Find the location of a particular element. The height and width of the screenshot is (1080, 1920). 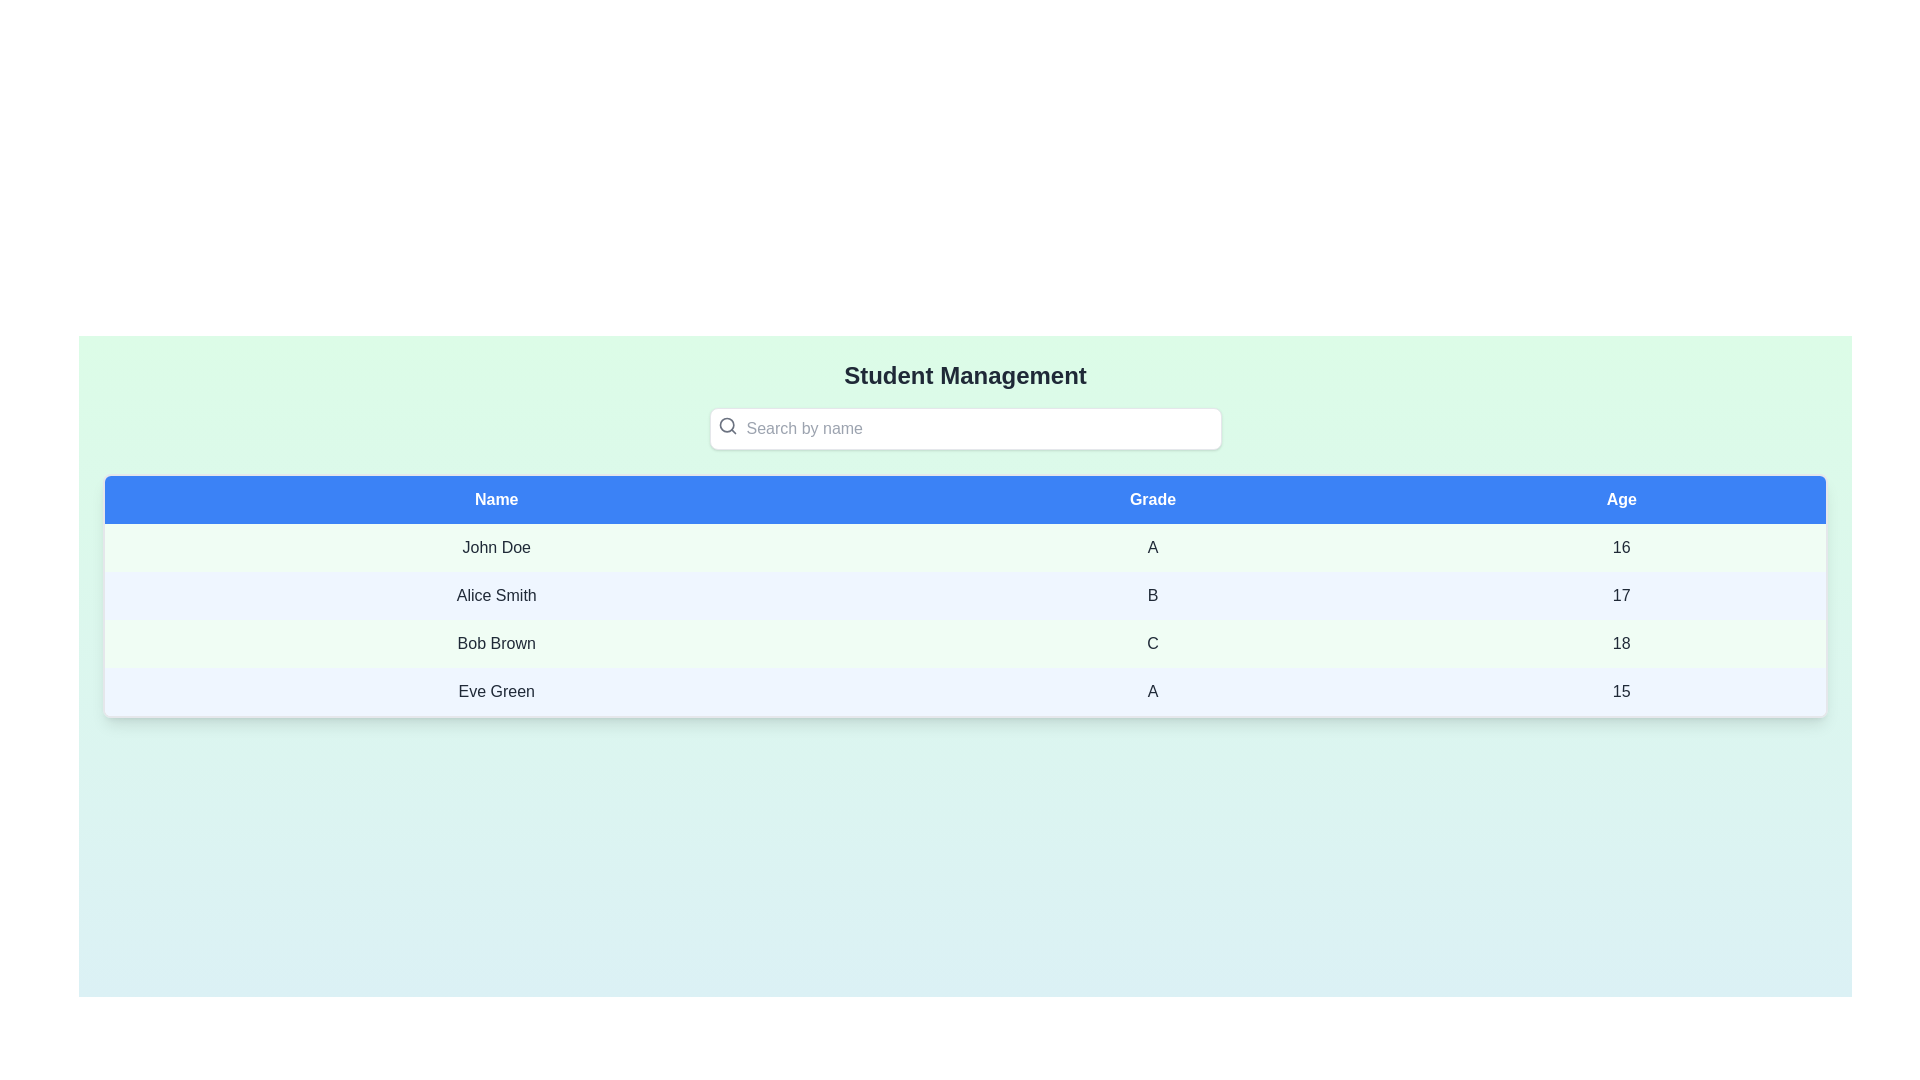

the Table Header Cell for the 'Age' column, which is the third column header in the table is located at coordinates (1621, 499).